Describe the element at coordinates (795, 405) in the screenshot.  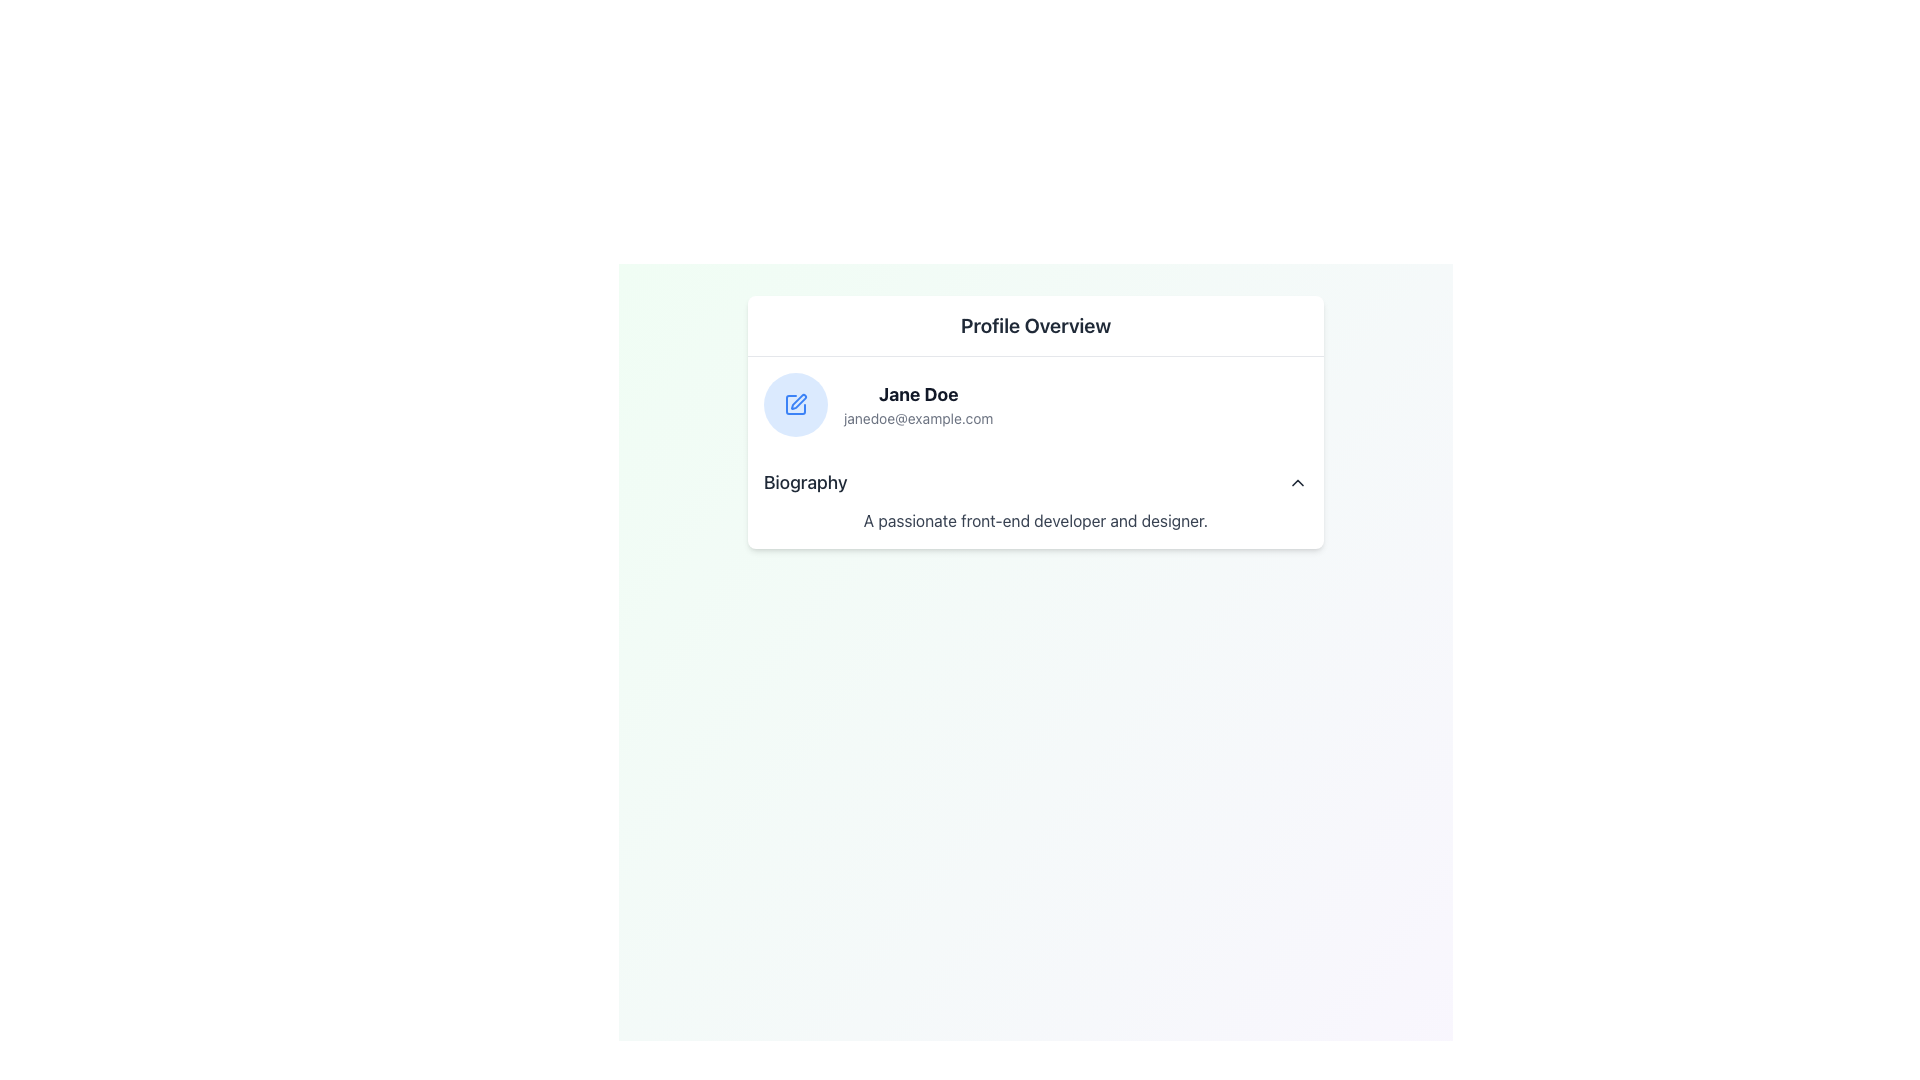
I see `the edit icon within a circular, blue-tinted background located to the left of the 'Jane Doe' text in the profile card` at that location.